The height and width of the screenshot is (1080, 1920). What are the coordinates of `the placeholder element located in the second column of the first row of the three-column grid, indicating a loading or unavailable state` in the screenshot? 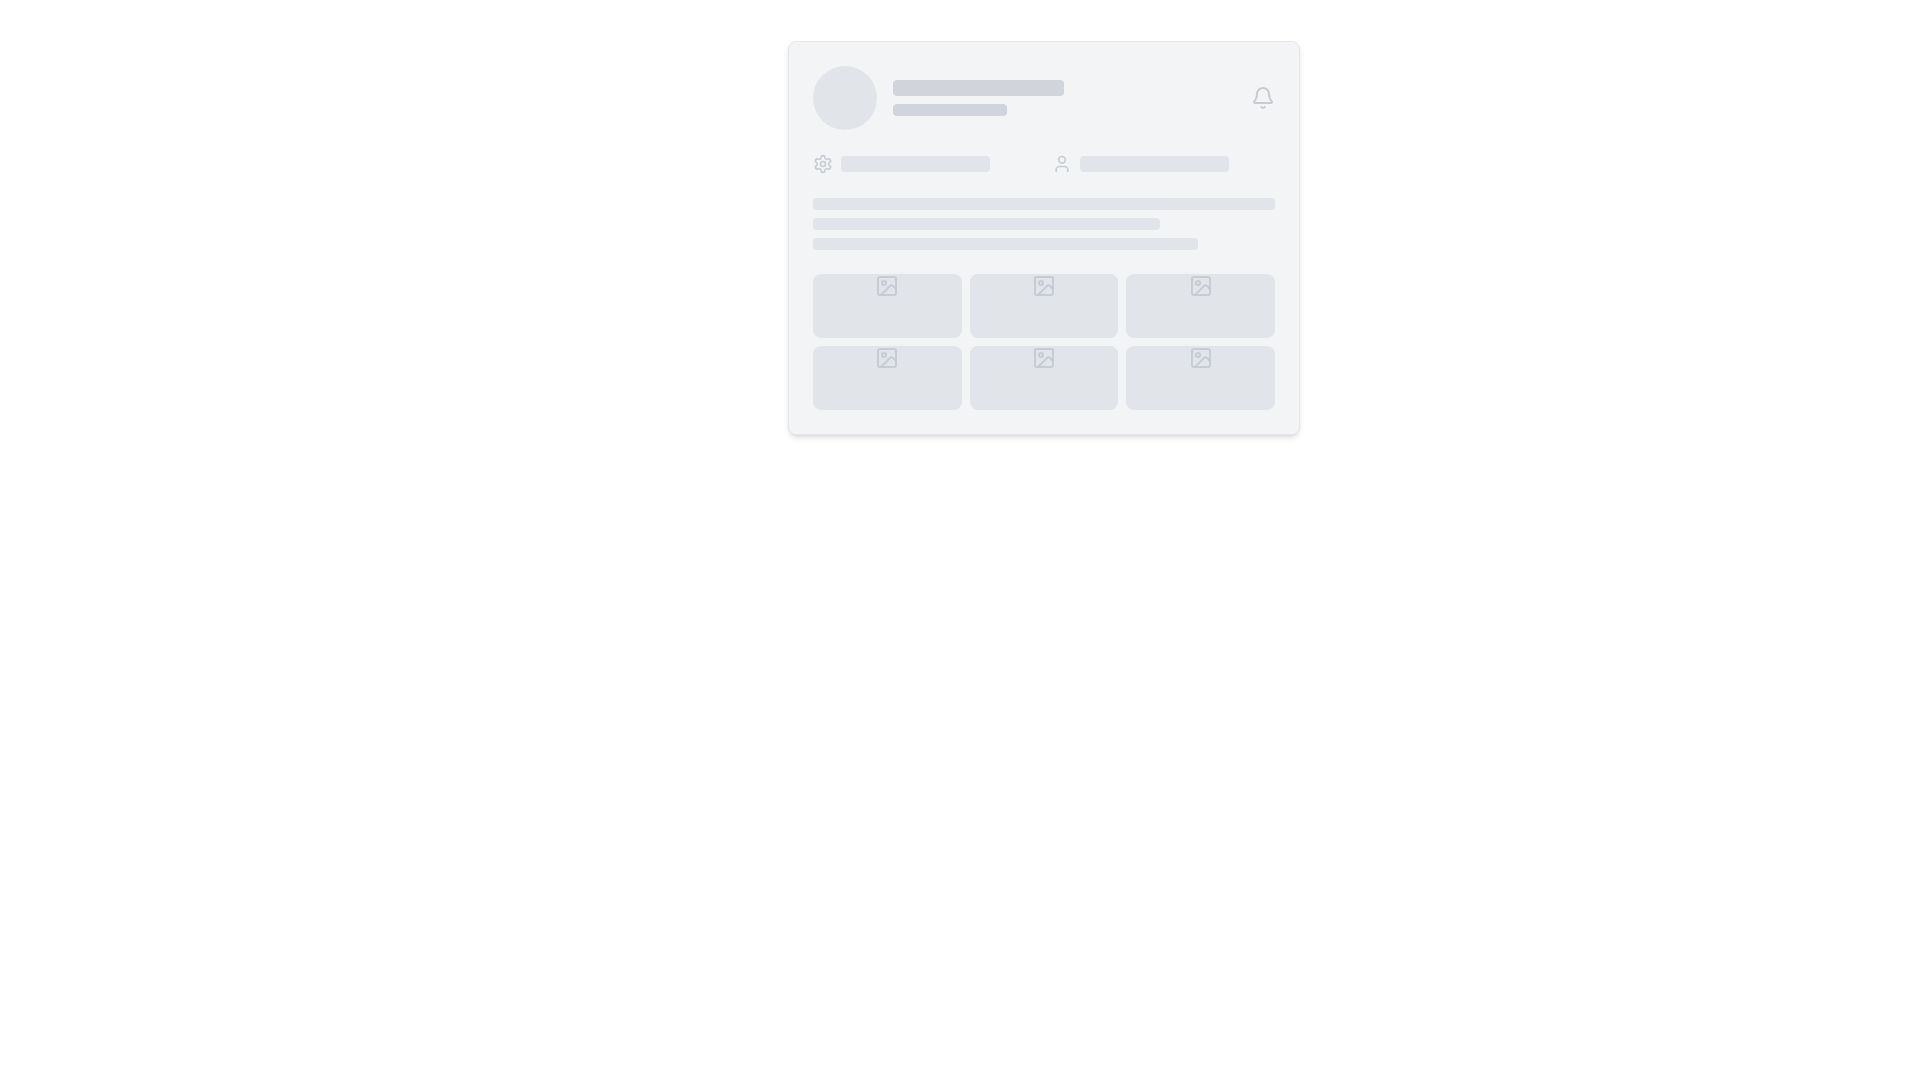 It's located at (1042, 305).